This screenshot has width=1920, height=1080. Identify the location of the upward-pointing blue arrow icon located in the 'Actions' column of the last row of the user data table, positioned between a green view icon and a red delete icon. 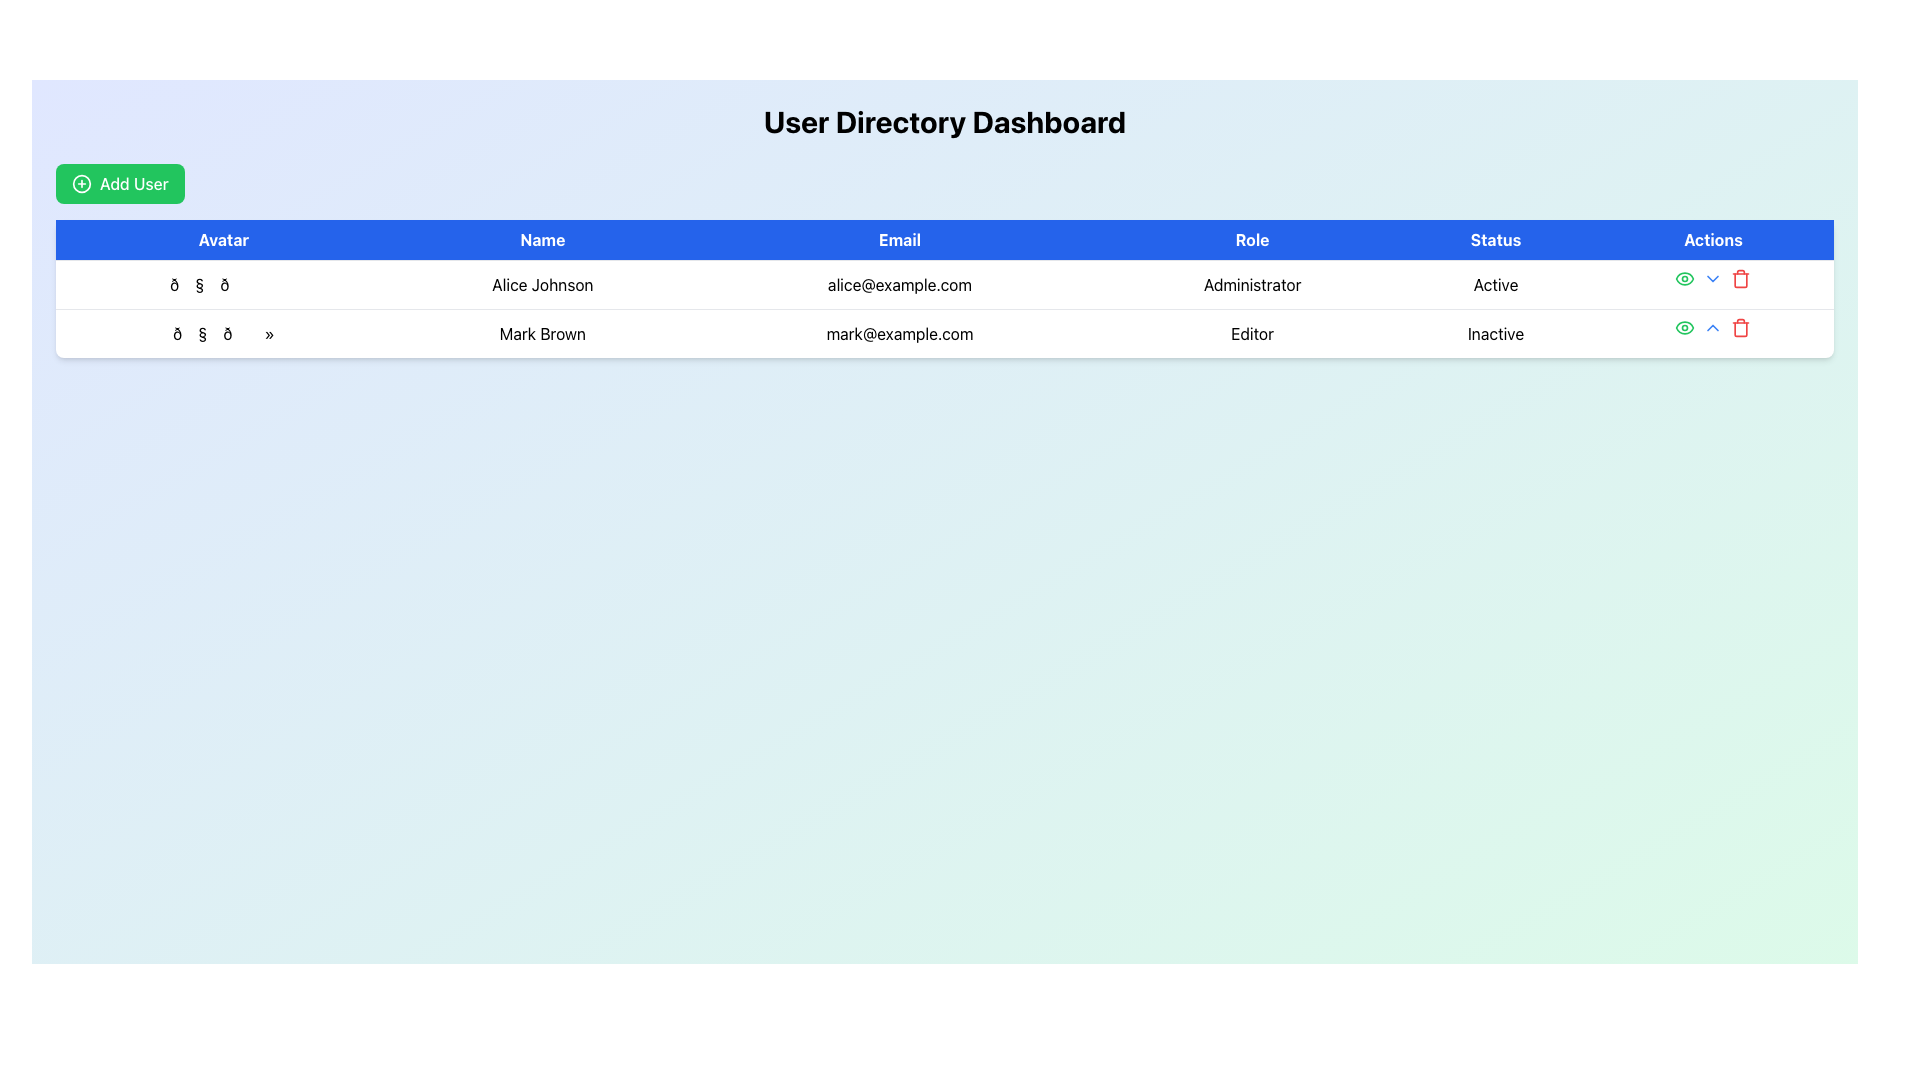
(1712, 326).